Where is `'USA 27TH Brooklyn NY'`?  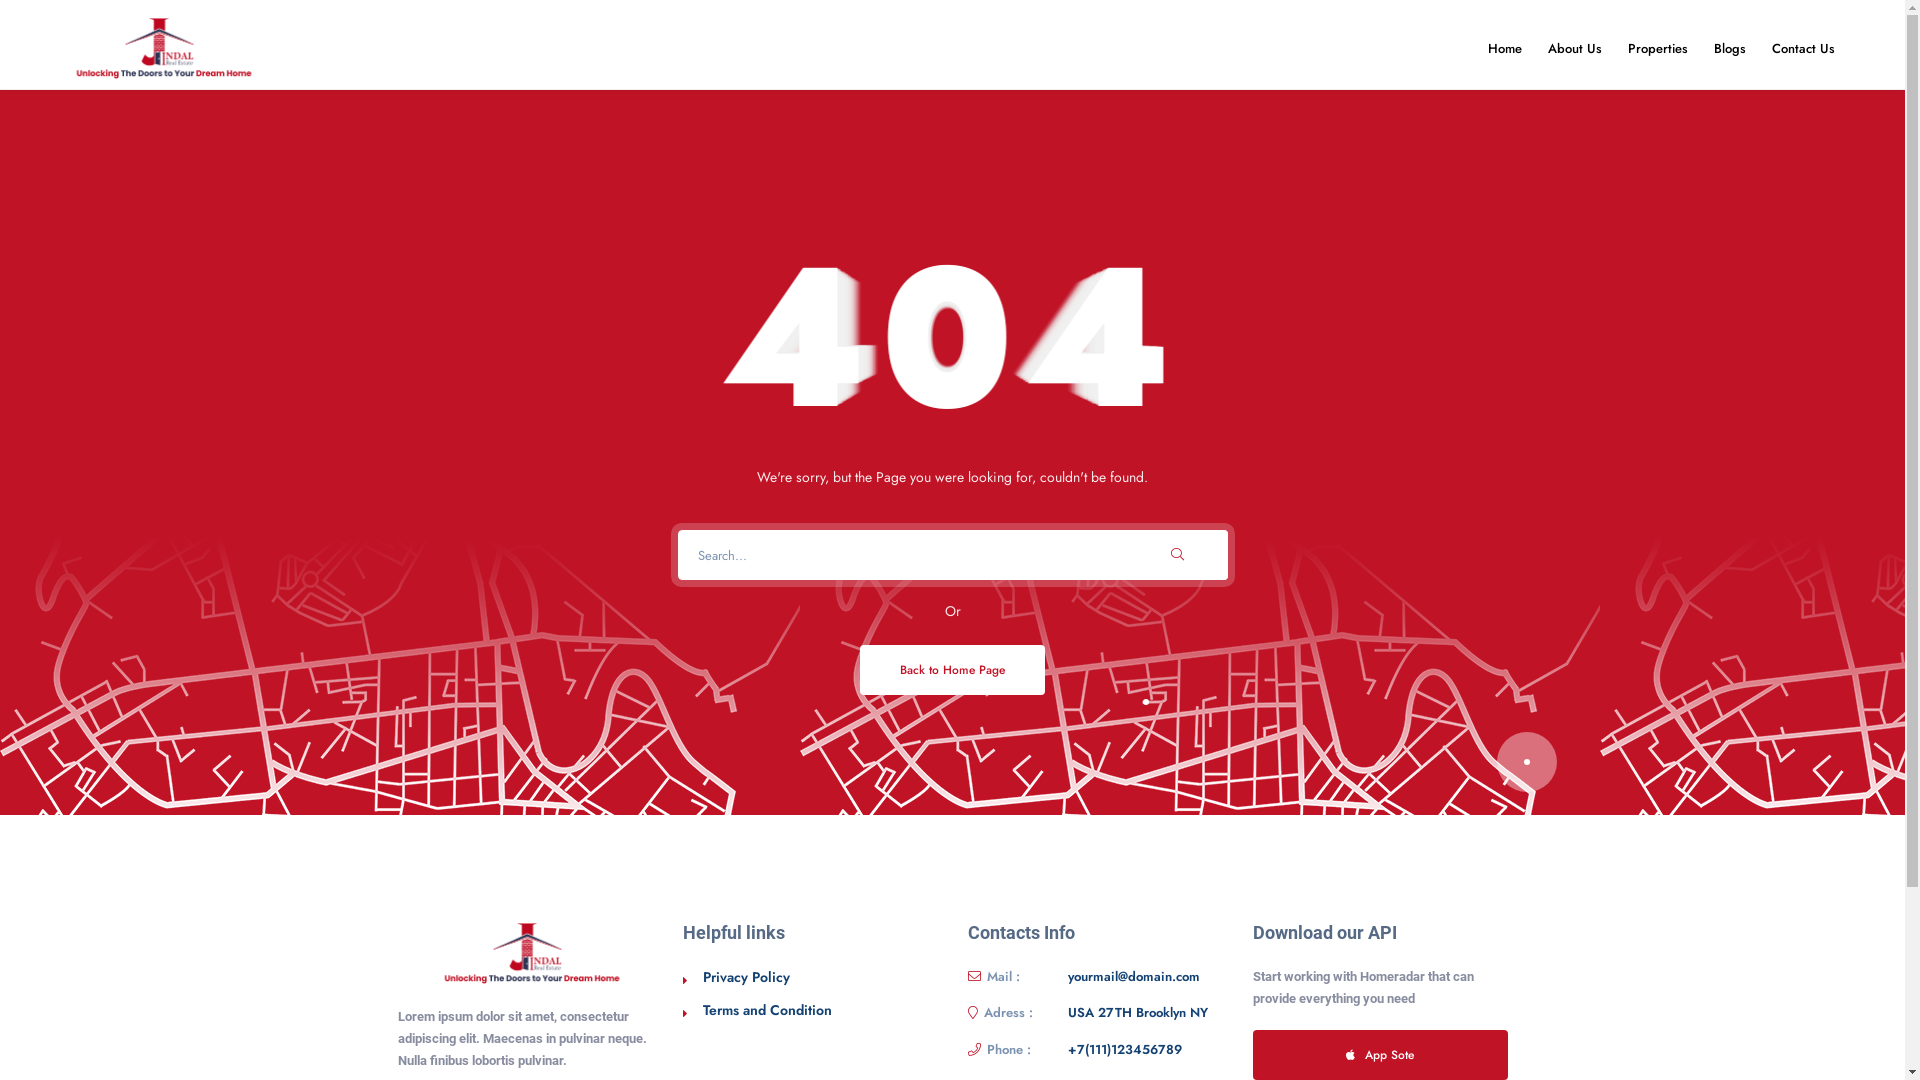
'USA 27TH Brooklyn NY' is located at coordinates (1137, 1013).